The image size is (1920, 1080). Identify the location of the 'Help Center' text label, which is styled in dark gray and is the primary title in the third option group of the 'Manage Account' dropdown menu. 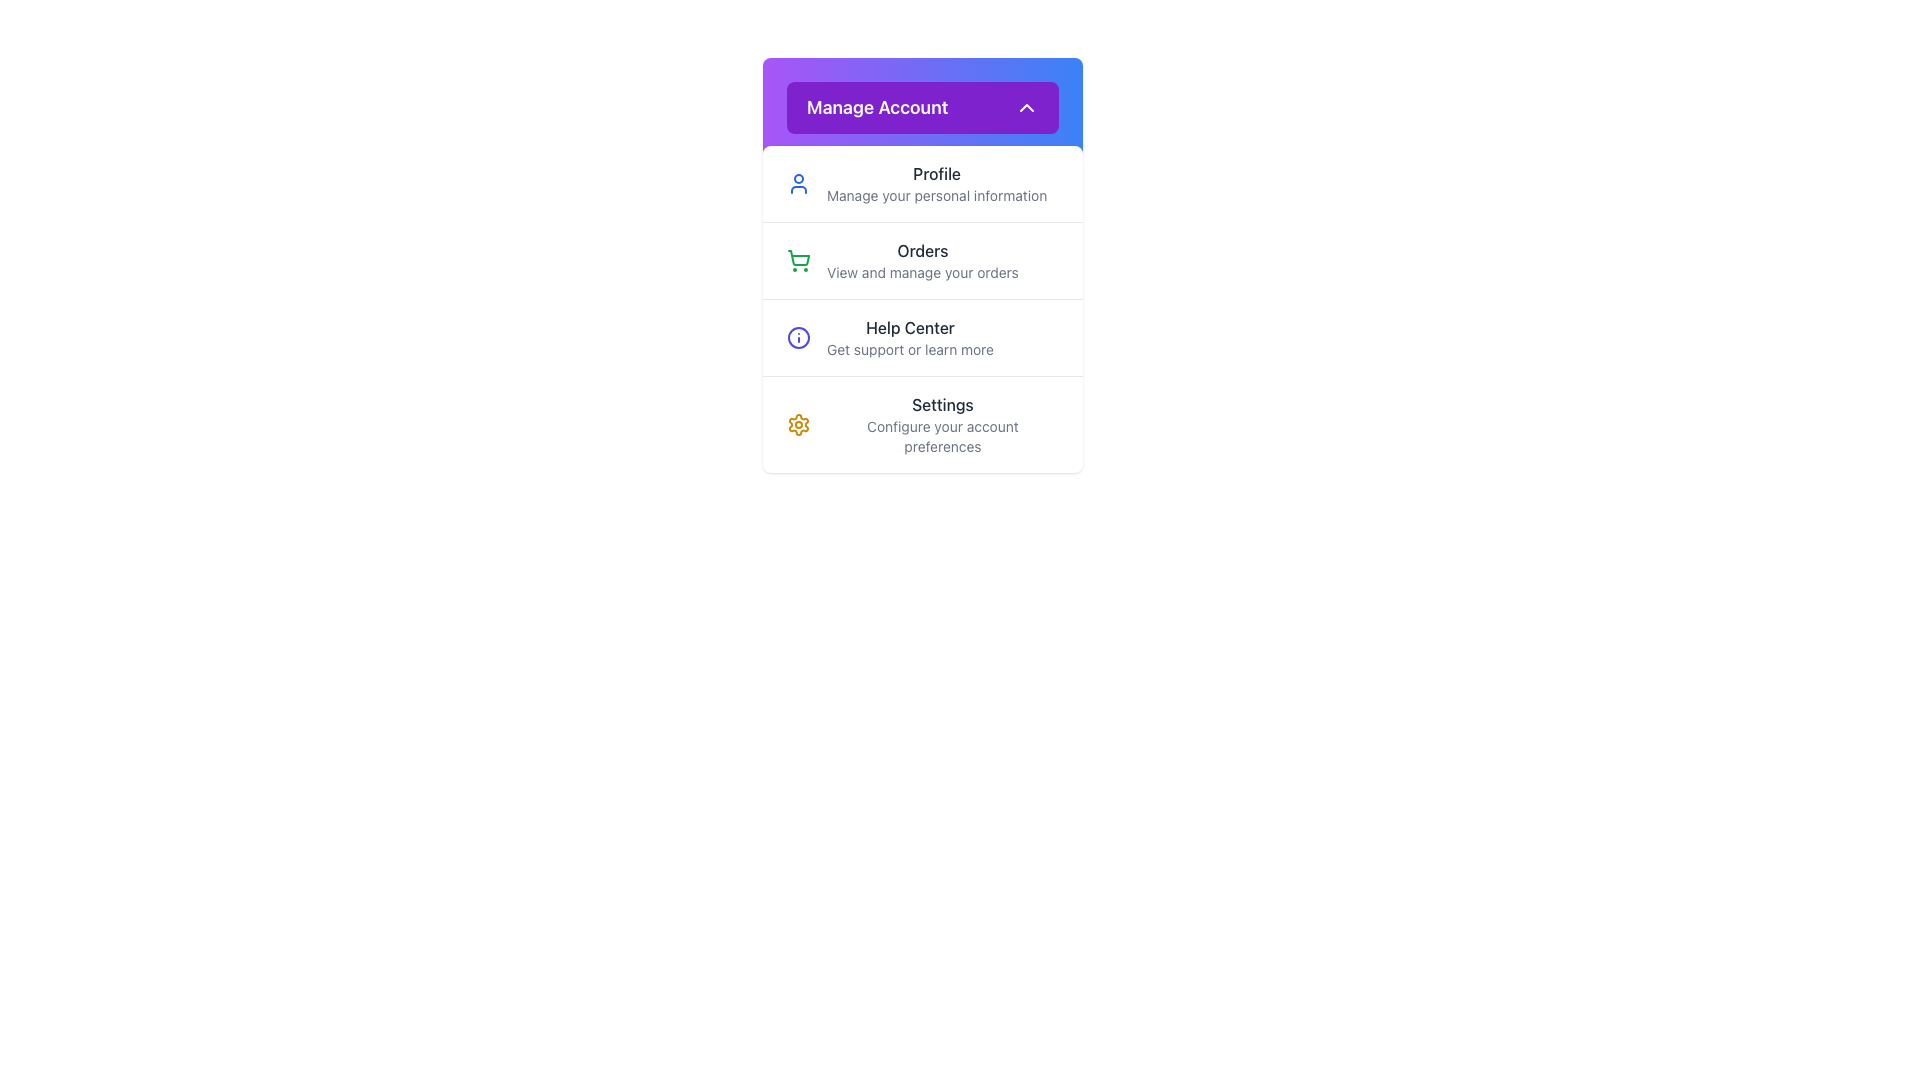
(909, 326).